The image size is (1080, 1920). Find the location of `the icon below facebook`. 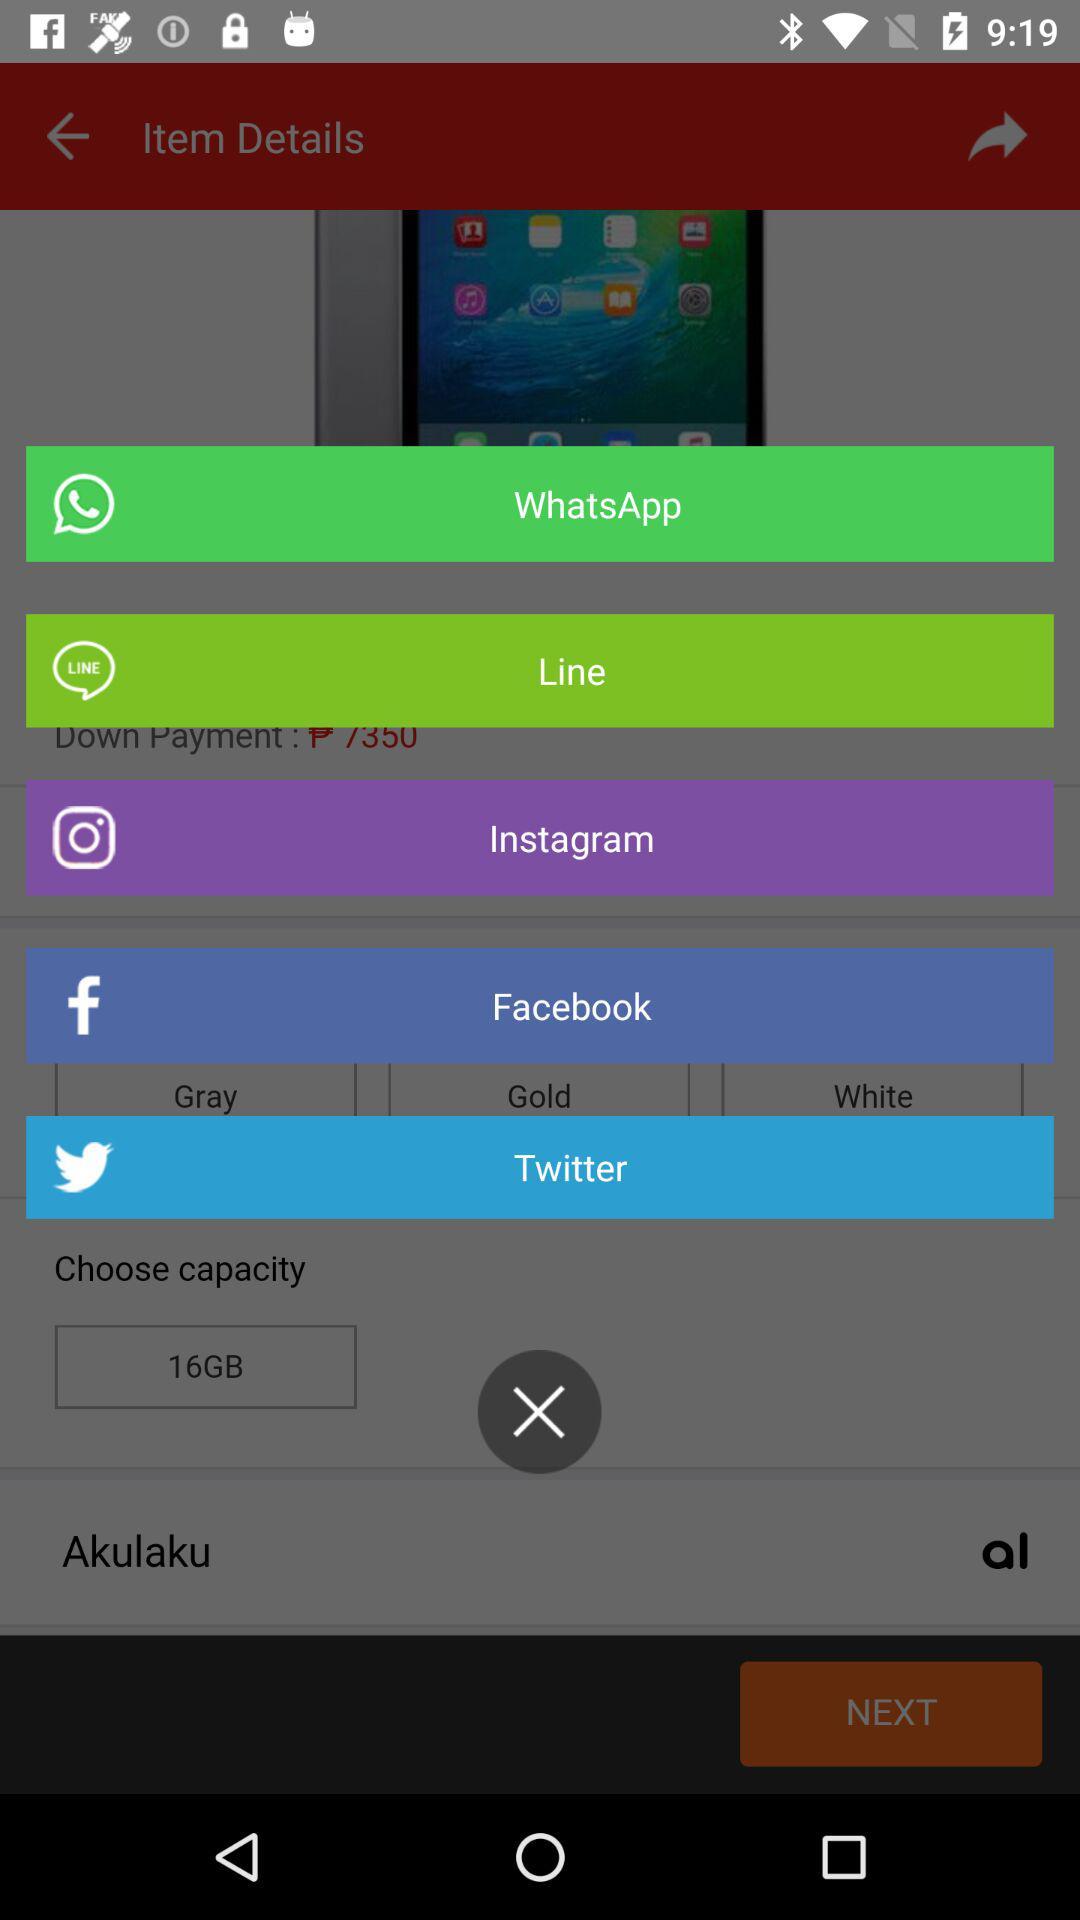

the icon below facebook is located at coordinates (540, 1167).